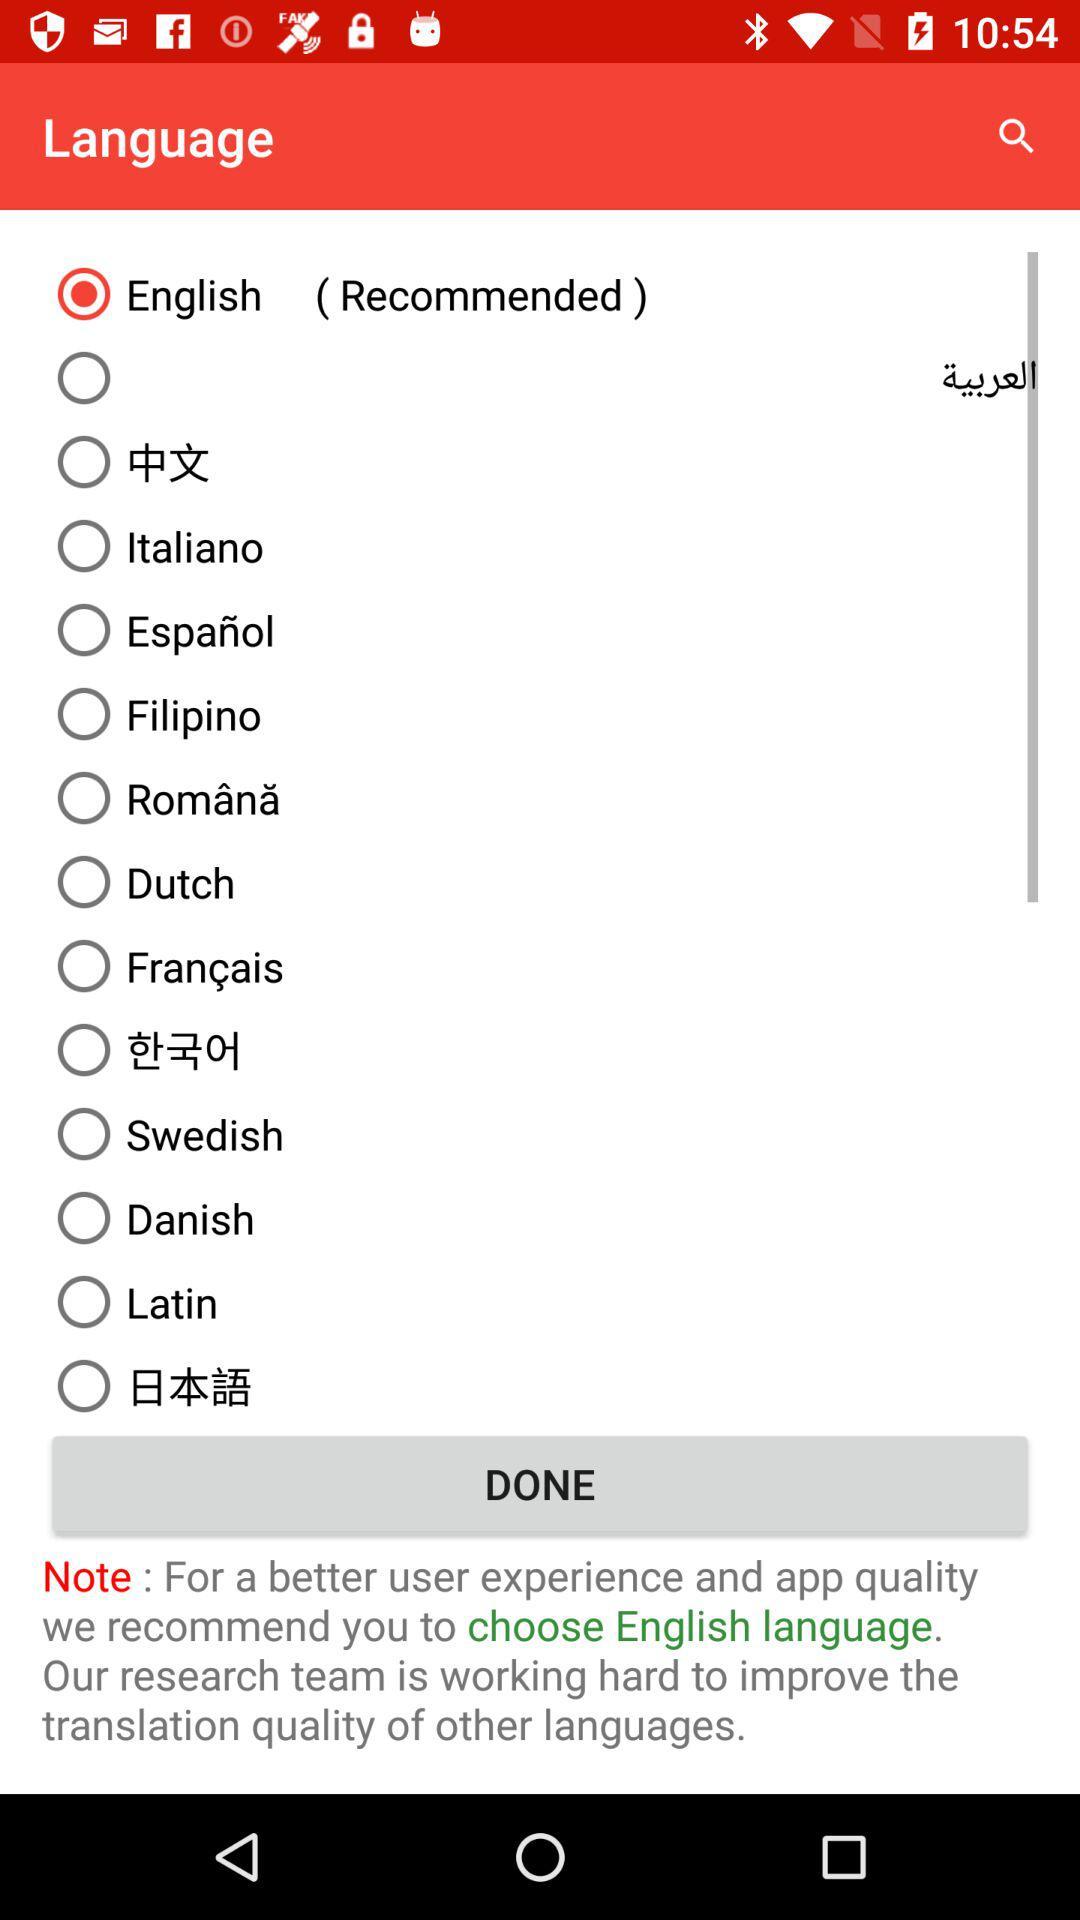  What do you see at coordinates (540, 1133) in the screenshot?
I see `swedish` at bounding box center [540, 1133].